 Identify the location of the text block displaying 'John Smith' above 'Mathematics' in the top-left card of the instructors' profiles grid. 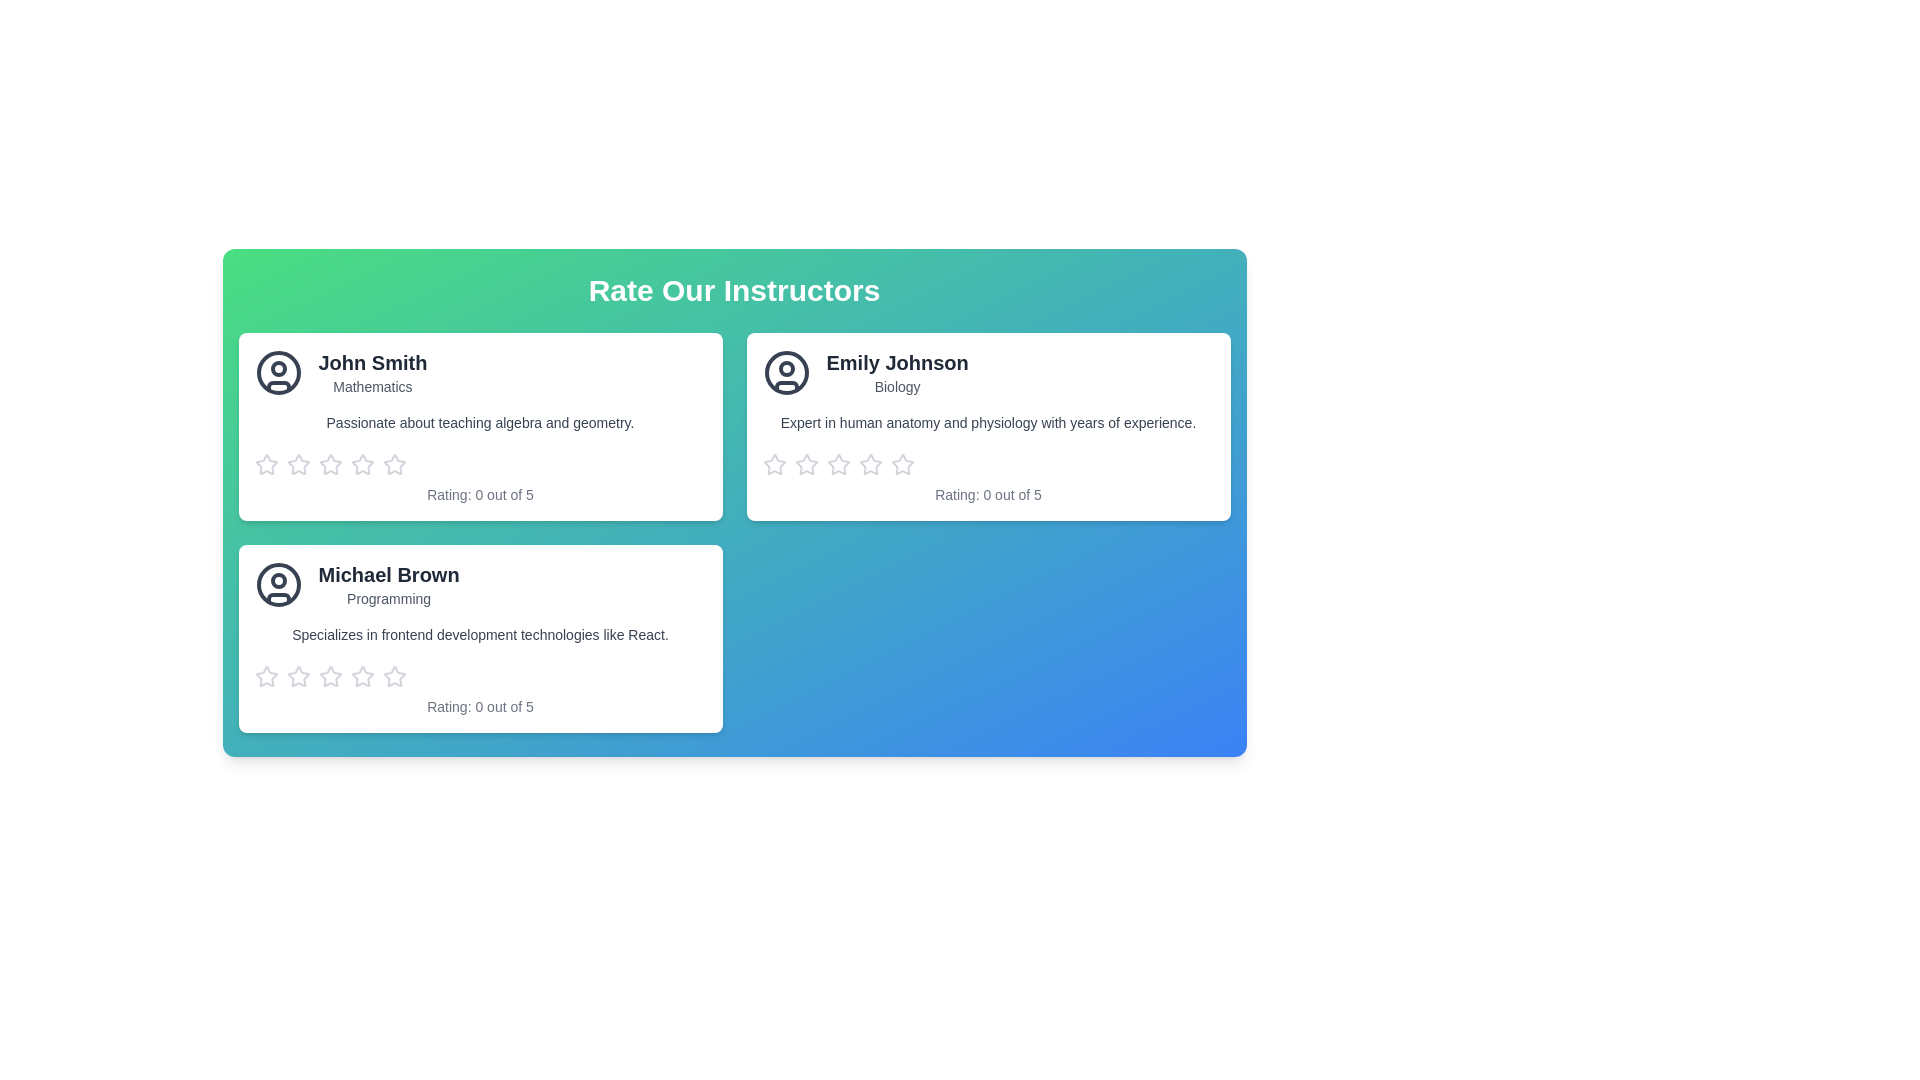
(372, 373).